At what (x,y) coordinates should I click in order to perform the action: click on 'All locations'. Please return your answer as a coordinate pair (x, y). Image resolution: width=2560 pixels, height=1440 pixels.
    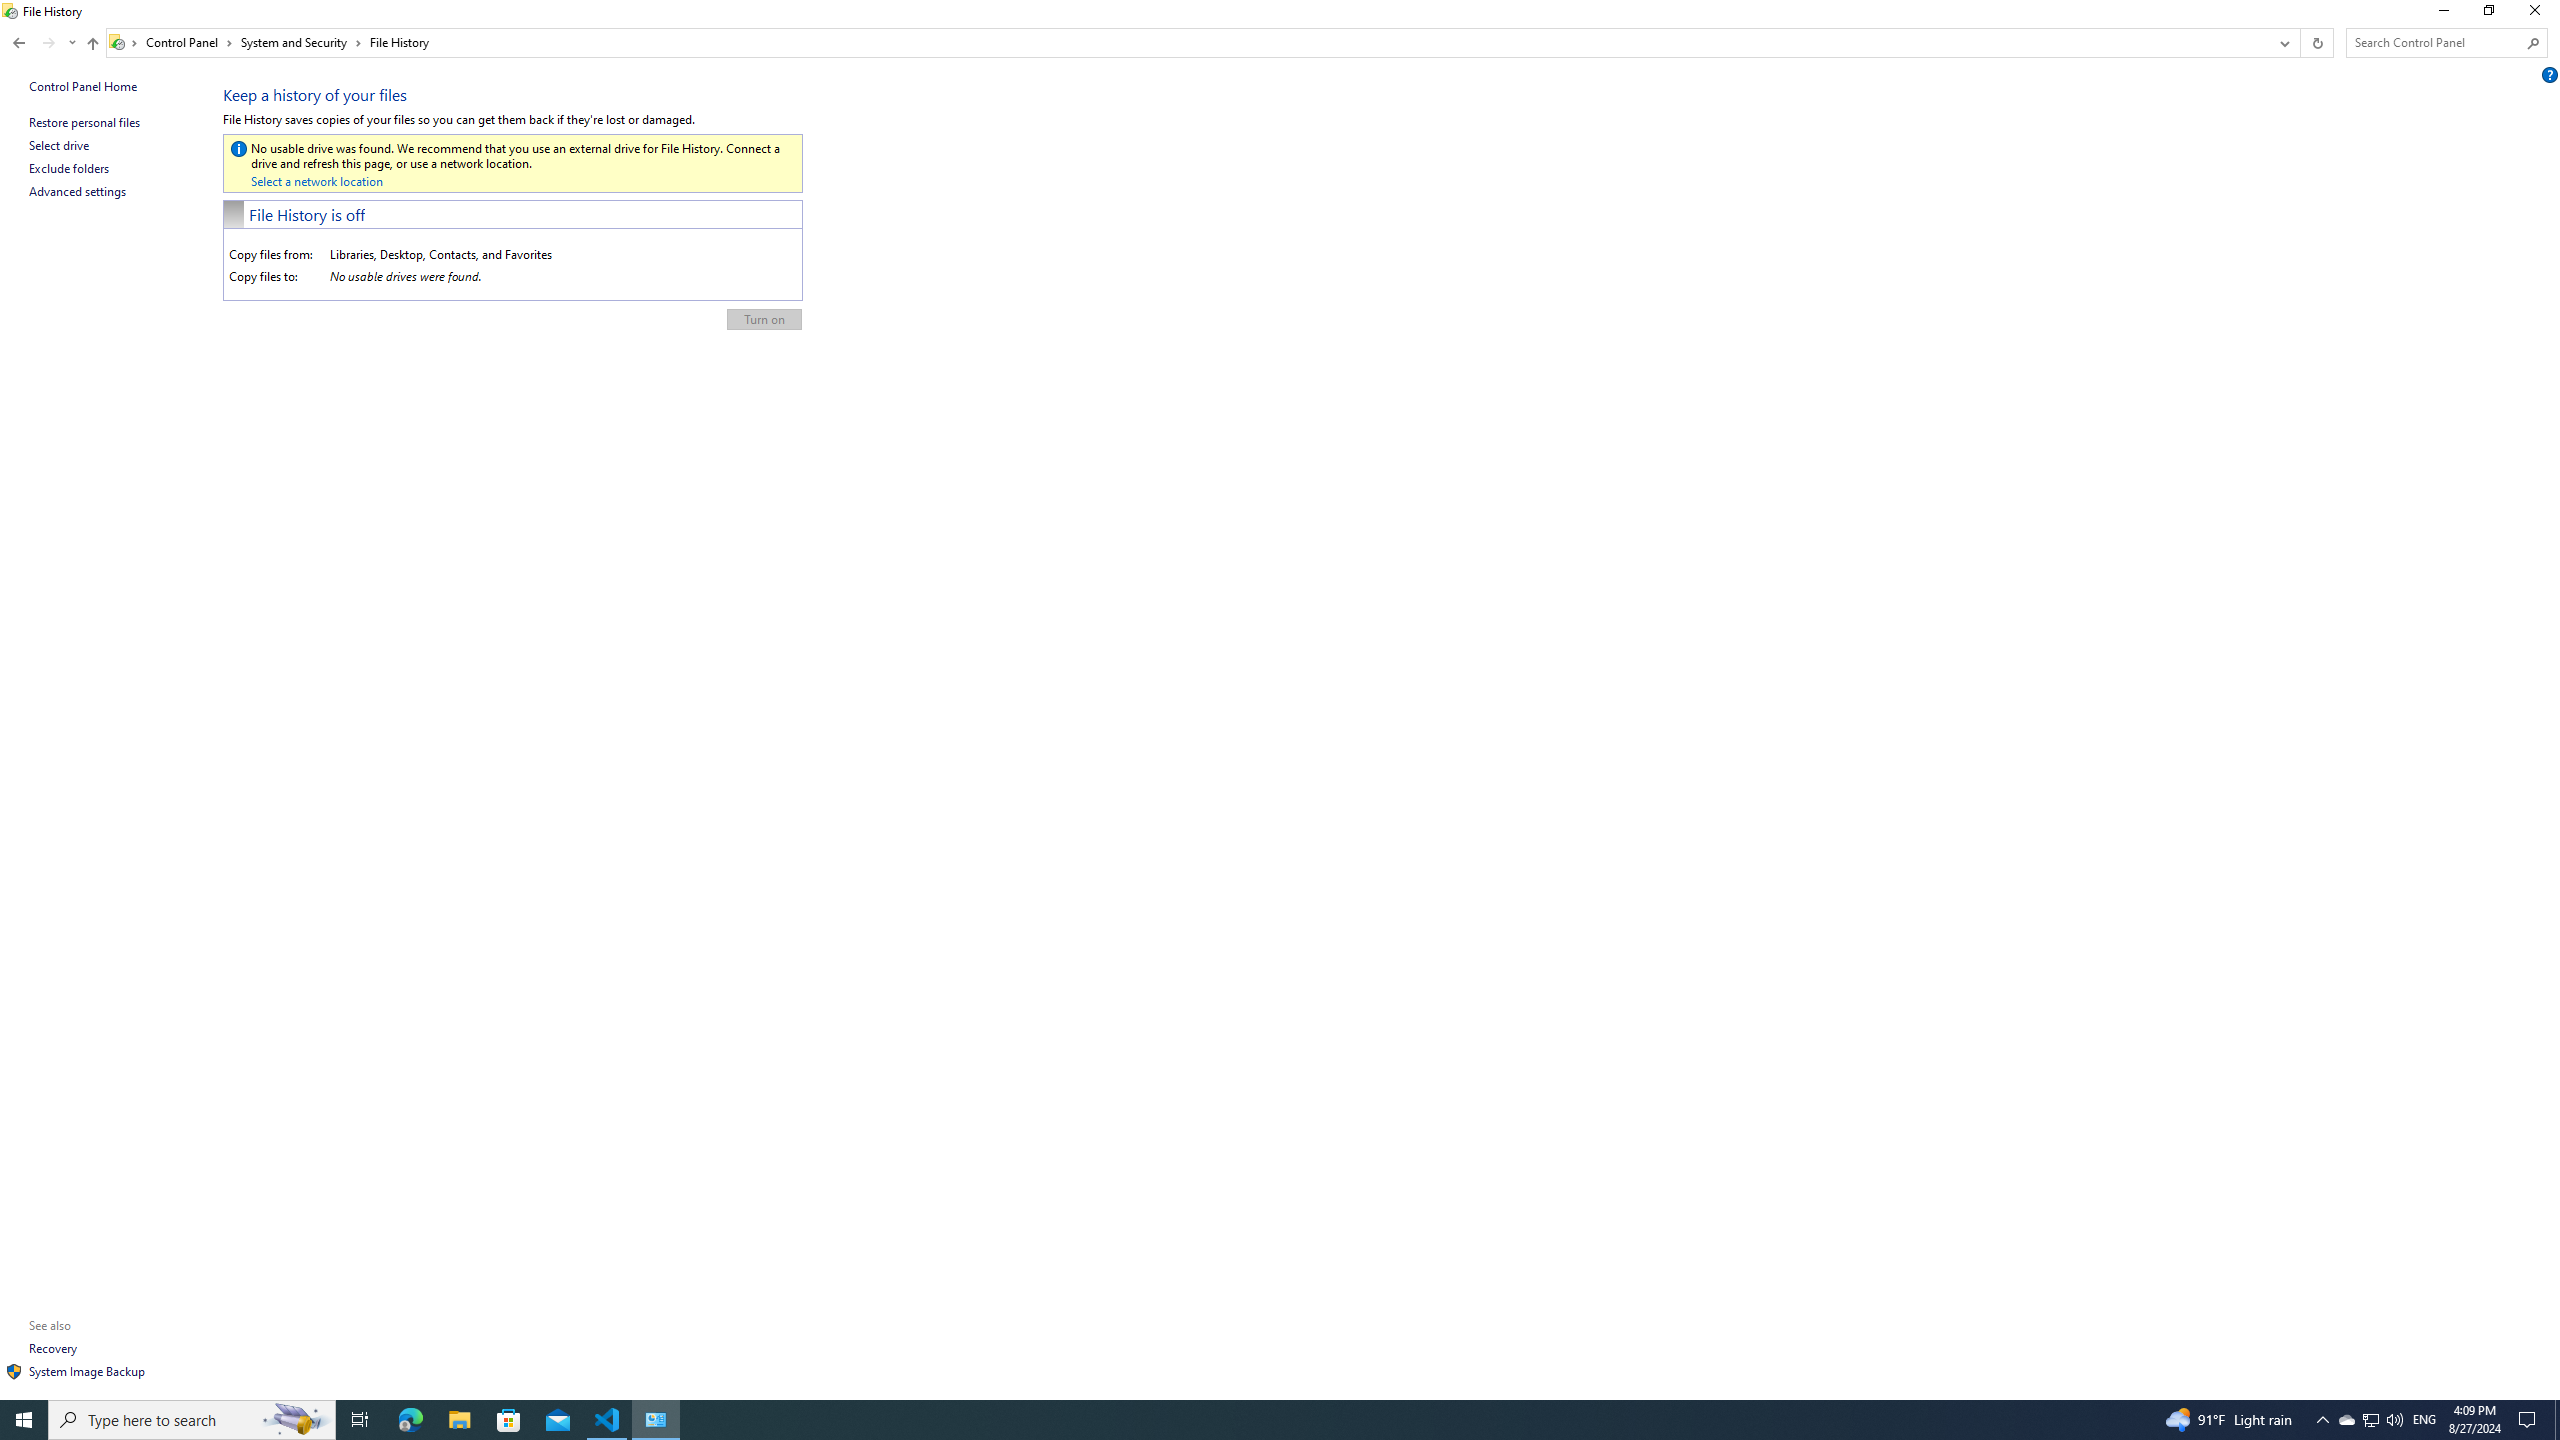
    Looking at the image, I should click on (123, 42).